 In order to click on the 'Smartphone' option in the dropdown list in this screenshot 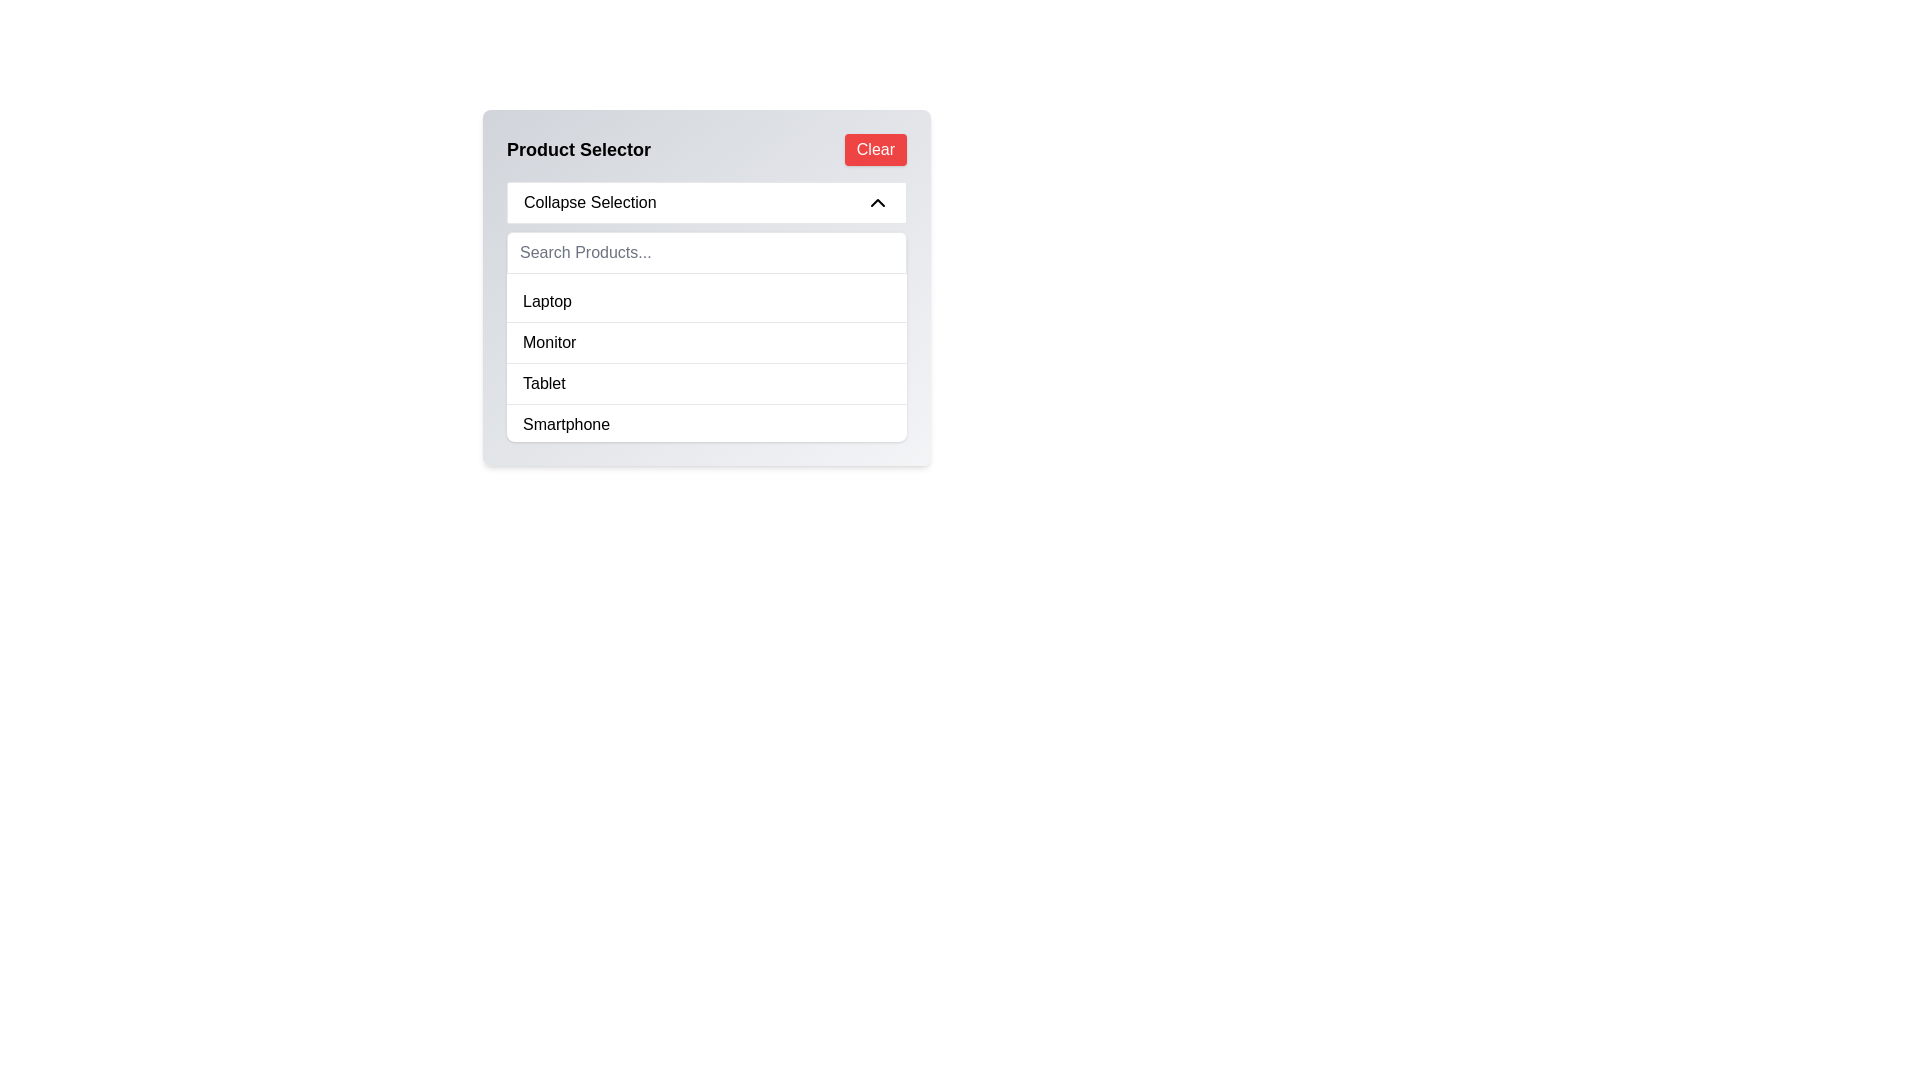, I will do `click(706, 423)`.